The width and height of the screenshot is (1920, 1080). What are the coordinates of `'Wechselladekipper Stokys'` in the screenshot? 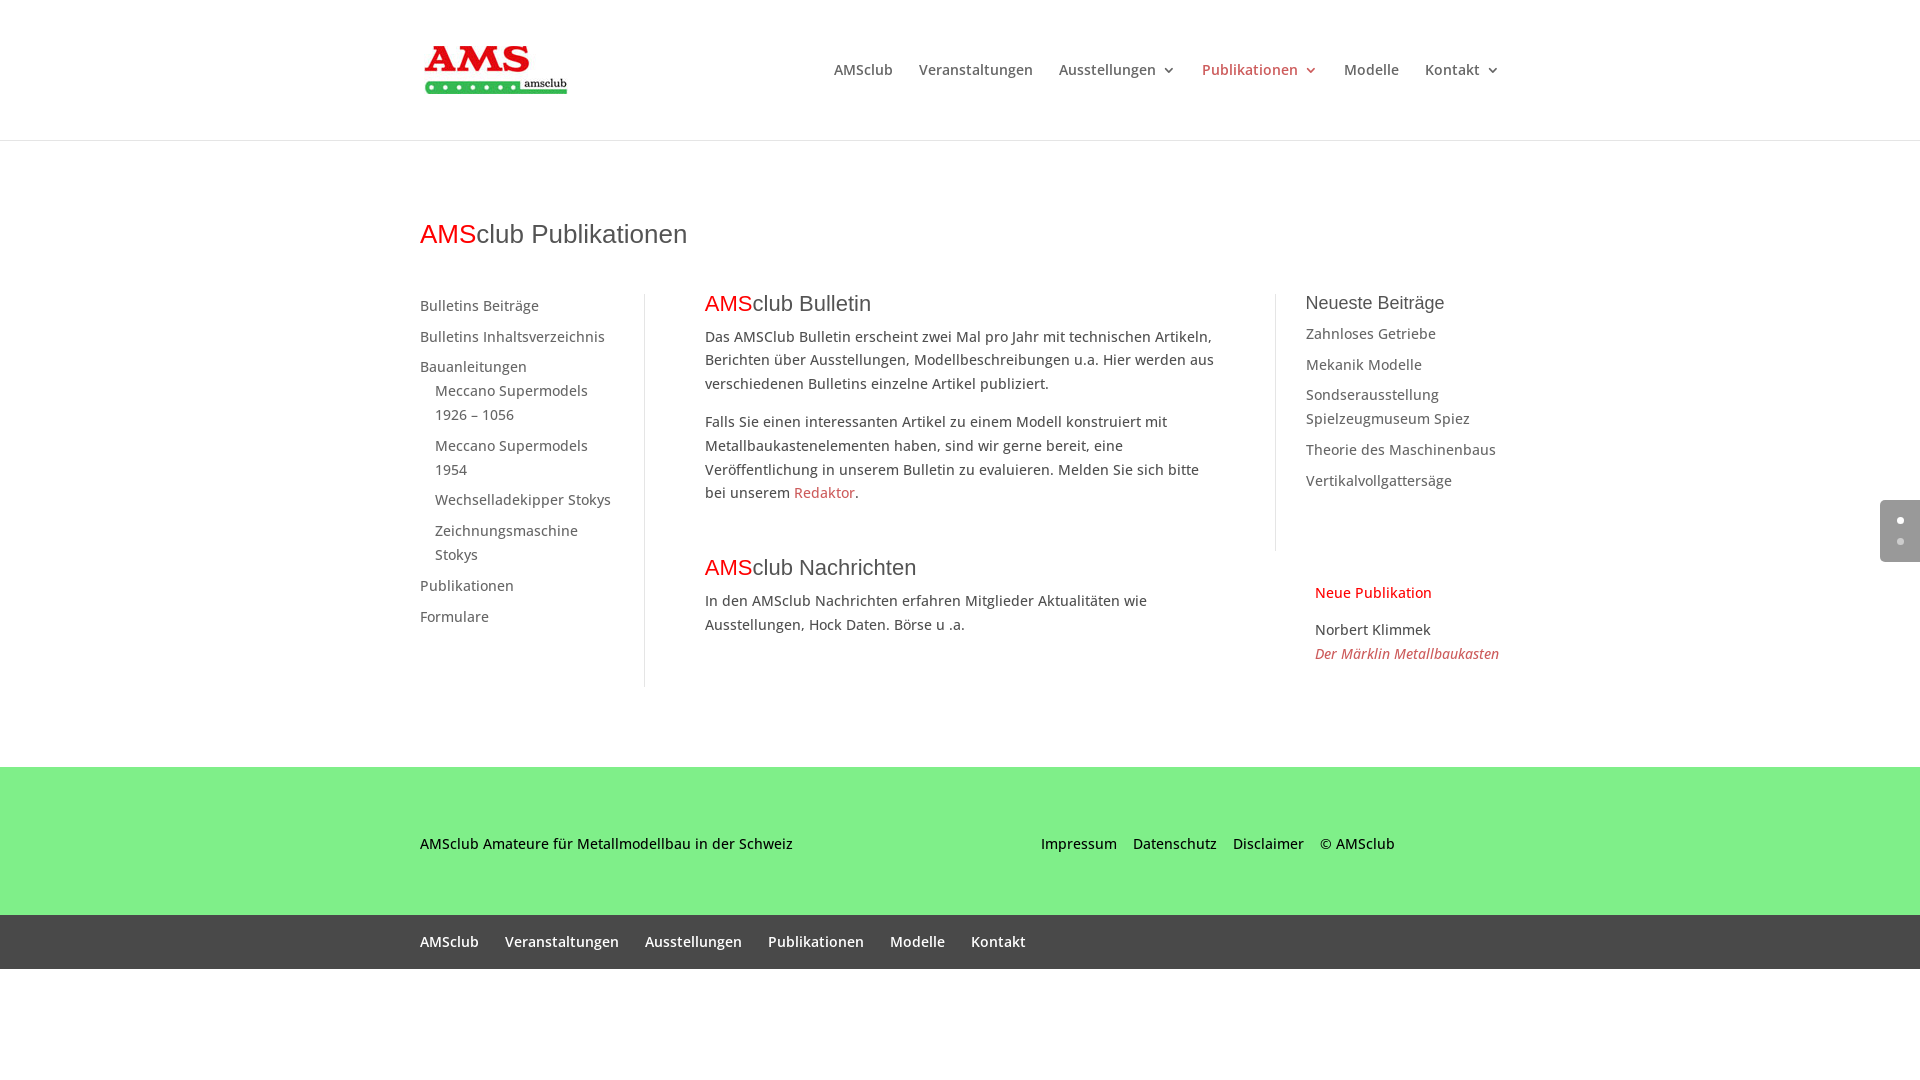 It's located at (434, 498).